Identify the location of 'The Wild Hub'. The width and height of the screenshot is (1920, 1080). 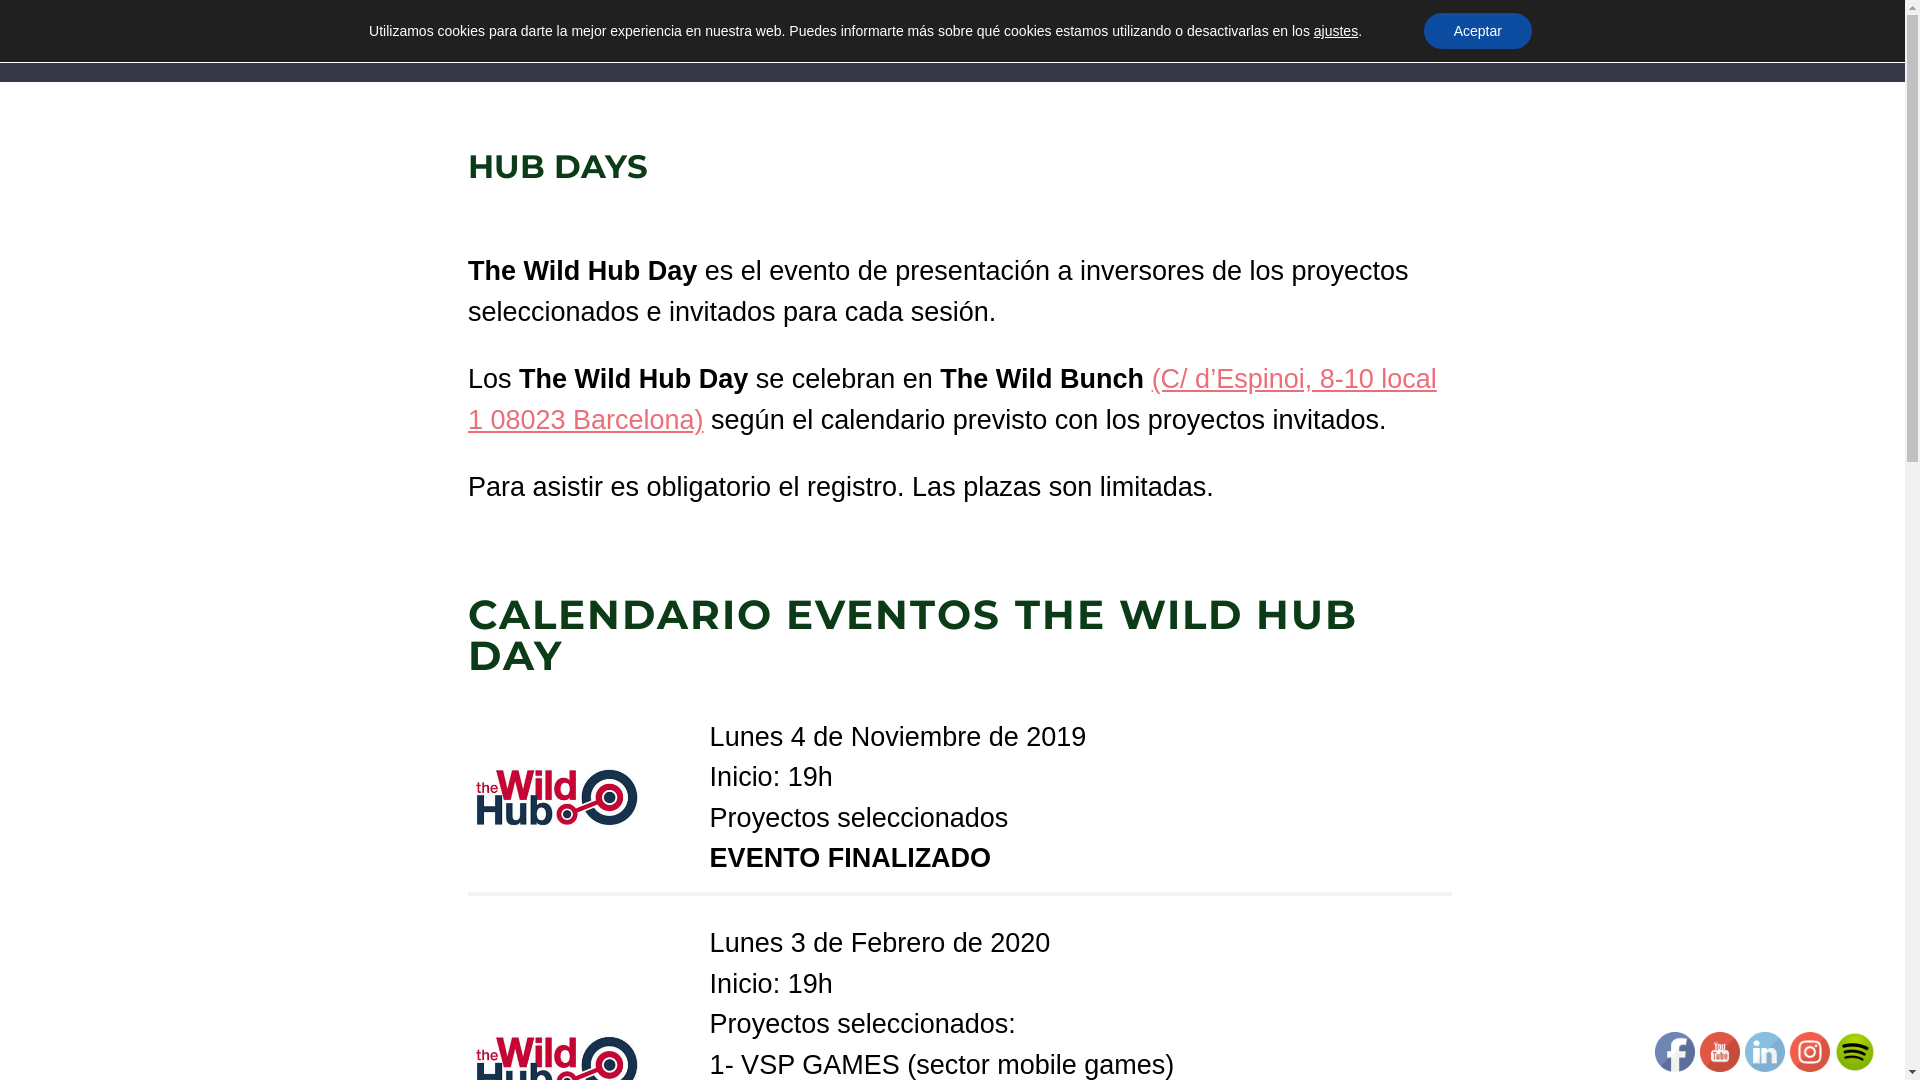
(1588, 41).